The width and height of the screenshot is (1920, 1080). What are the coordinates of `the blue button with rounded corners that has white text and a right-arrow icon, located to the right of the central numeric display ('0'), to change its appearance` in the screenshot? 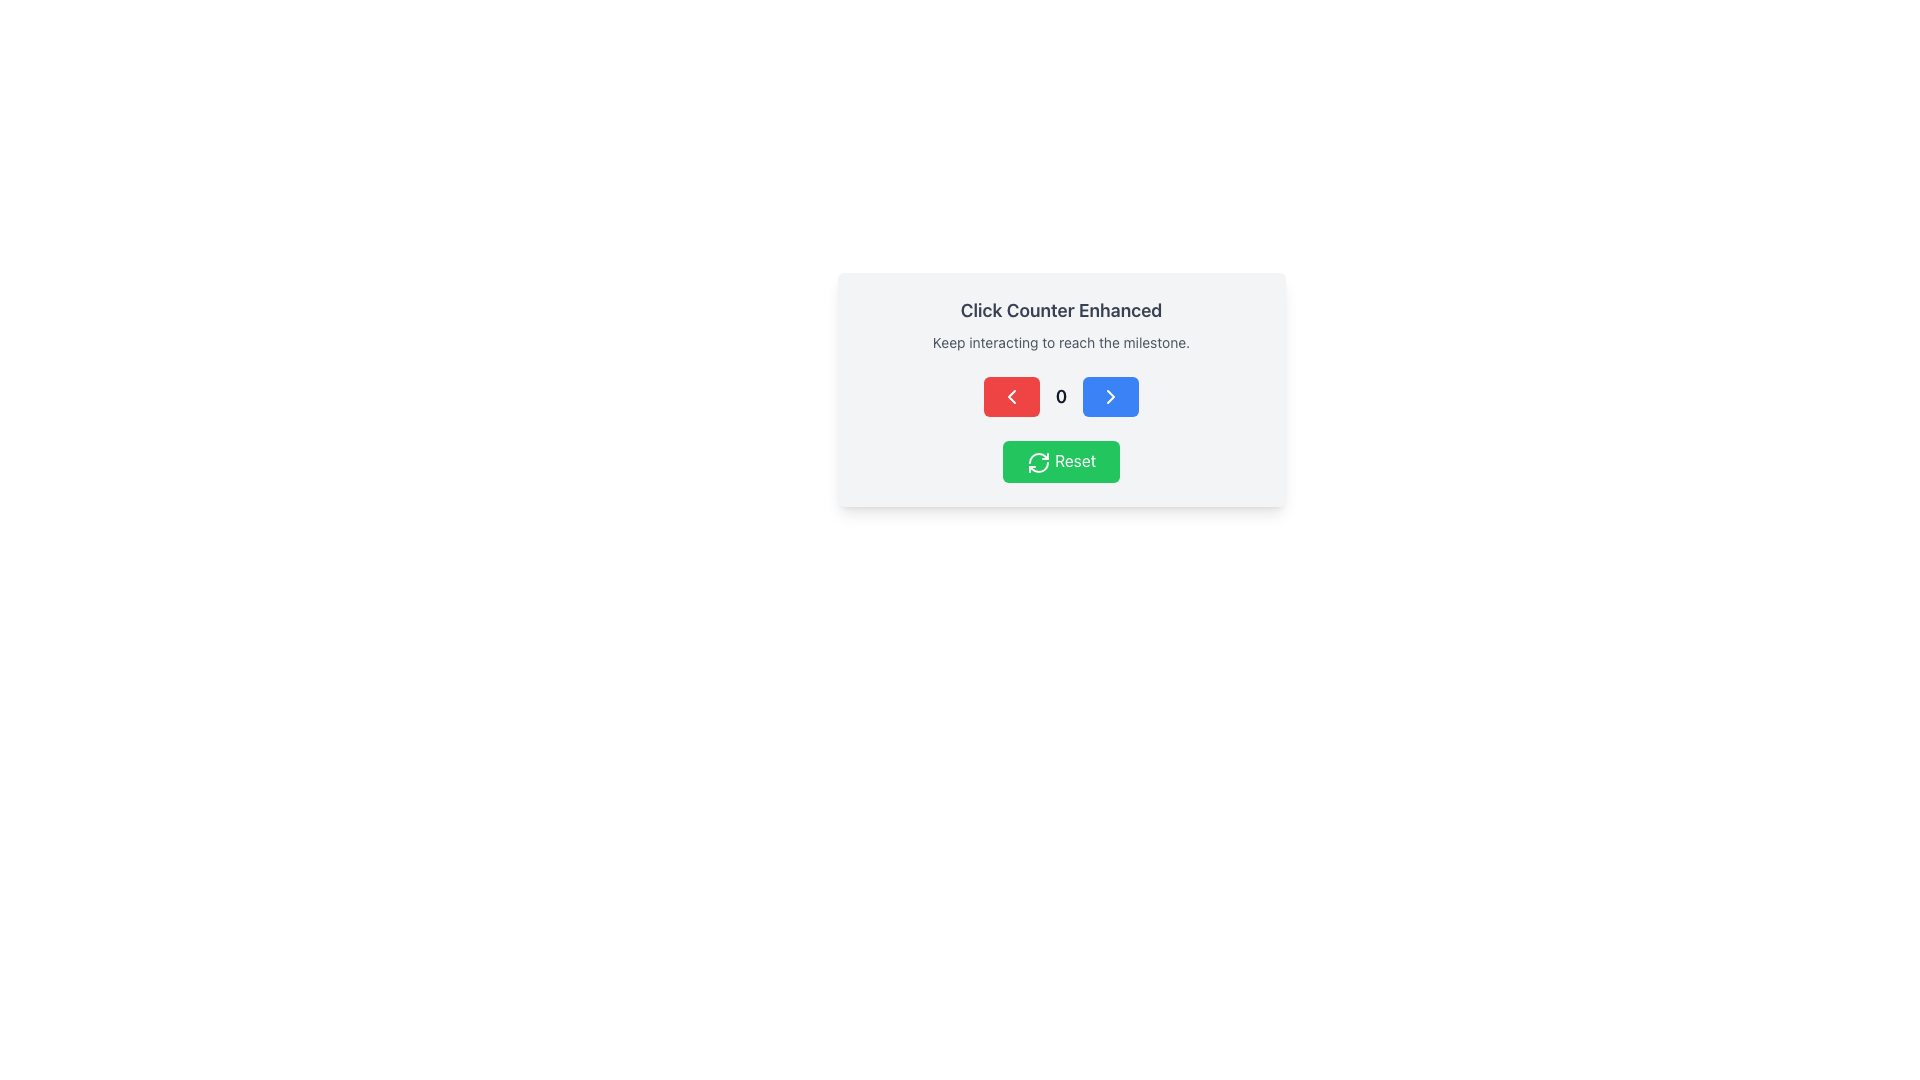 It's located at (1110, 397).